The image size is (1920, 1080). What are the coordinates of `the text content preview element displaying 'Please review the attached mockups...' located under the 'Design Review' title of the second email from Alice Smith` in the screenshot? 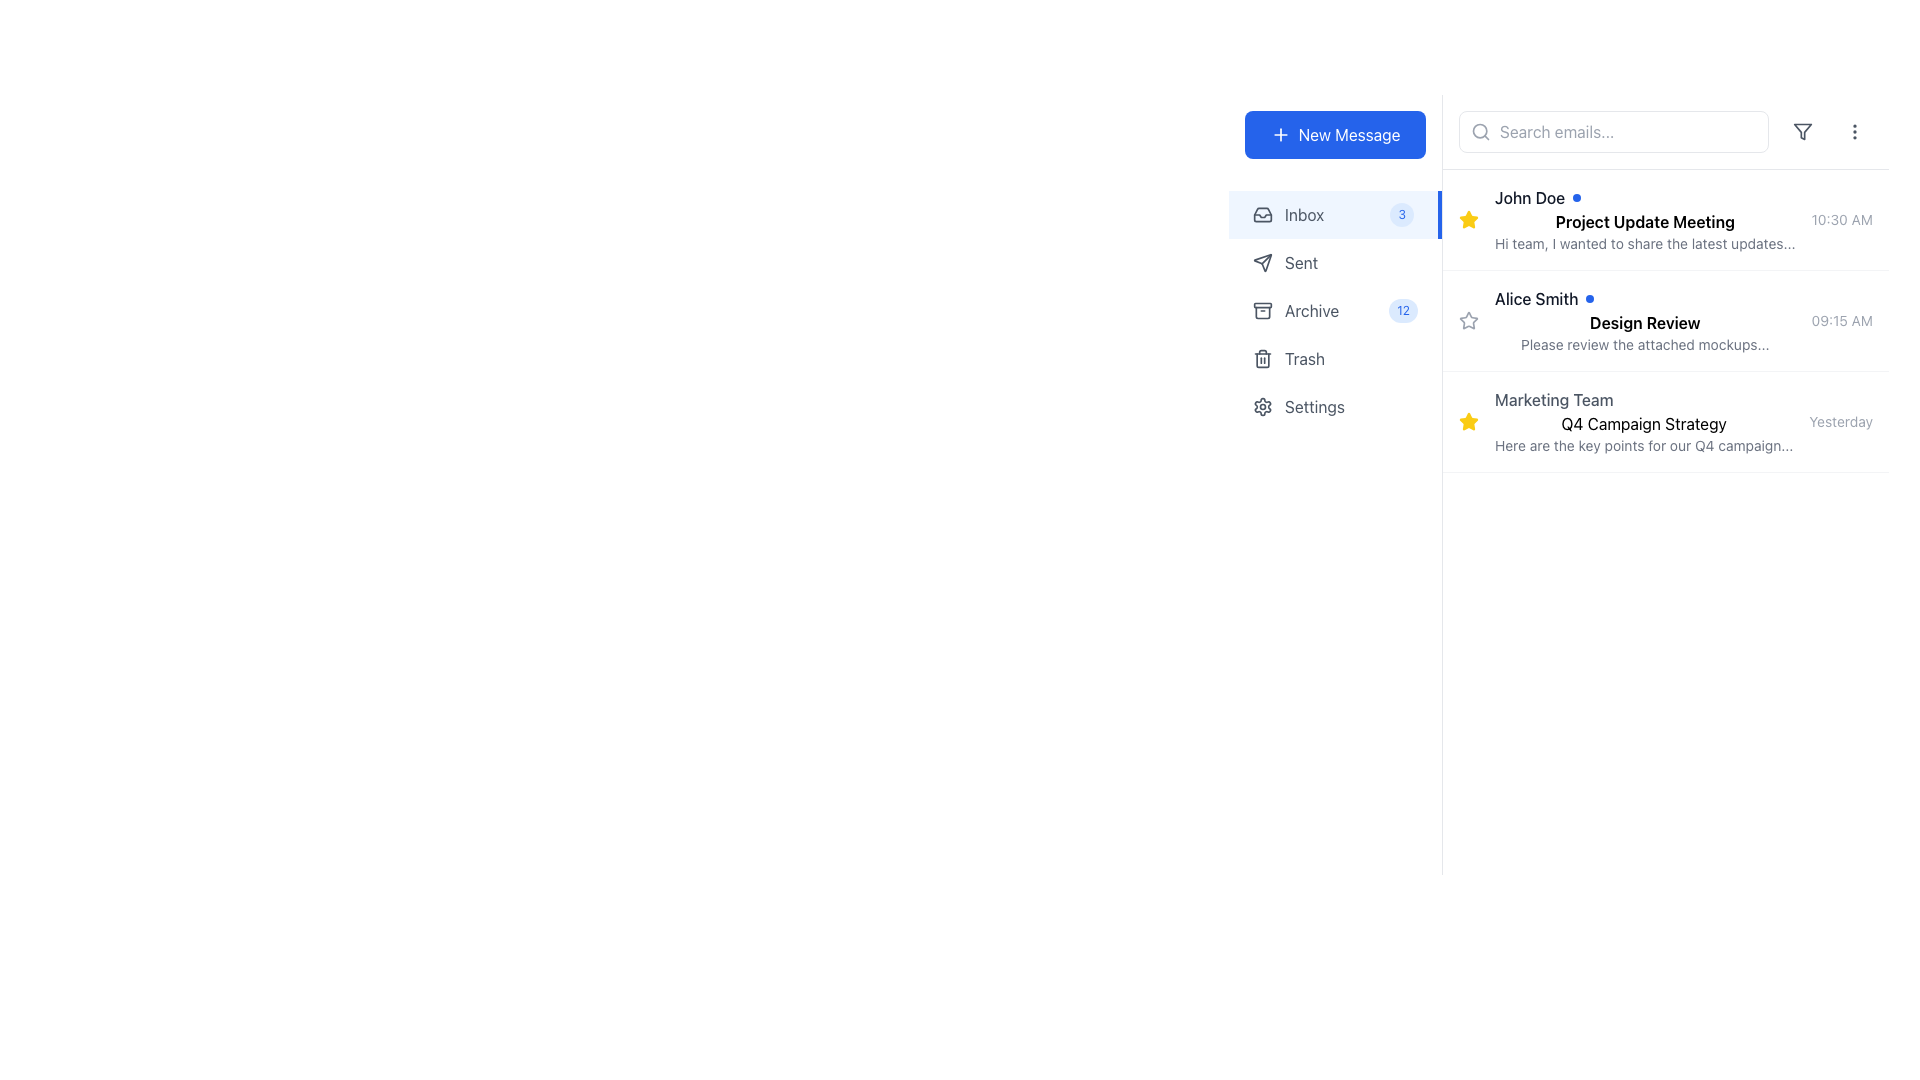 It's located at (1645, 343).